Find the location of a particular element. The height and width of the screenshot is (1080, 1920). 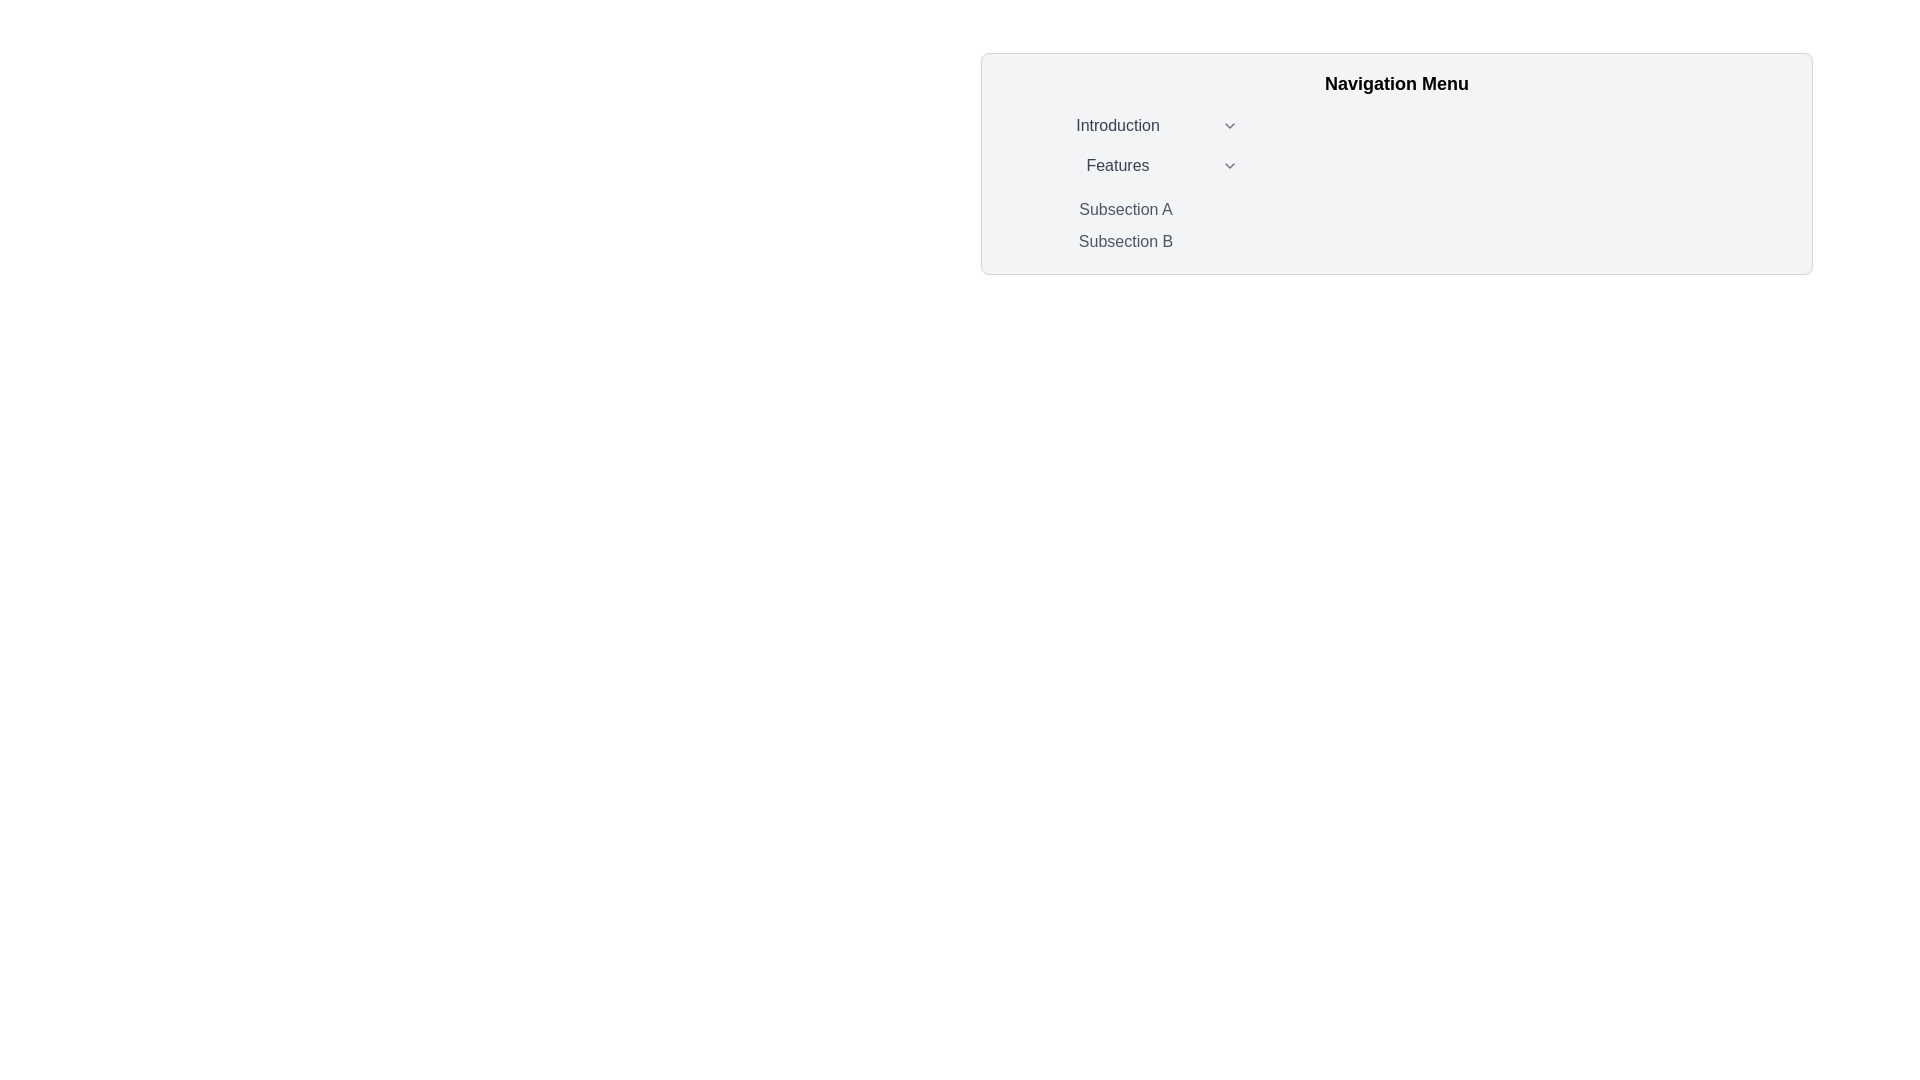

the icon located to the right of the 'Introduction' text in the navigation menu is located at coordinates (1228, 126).